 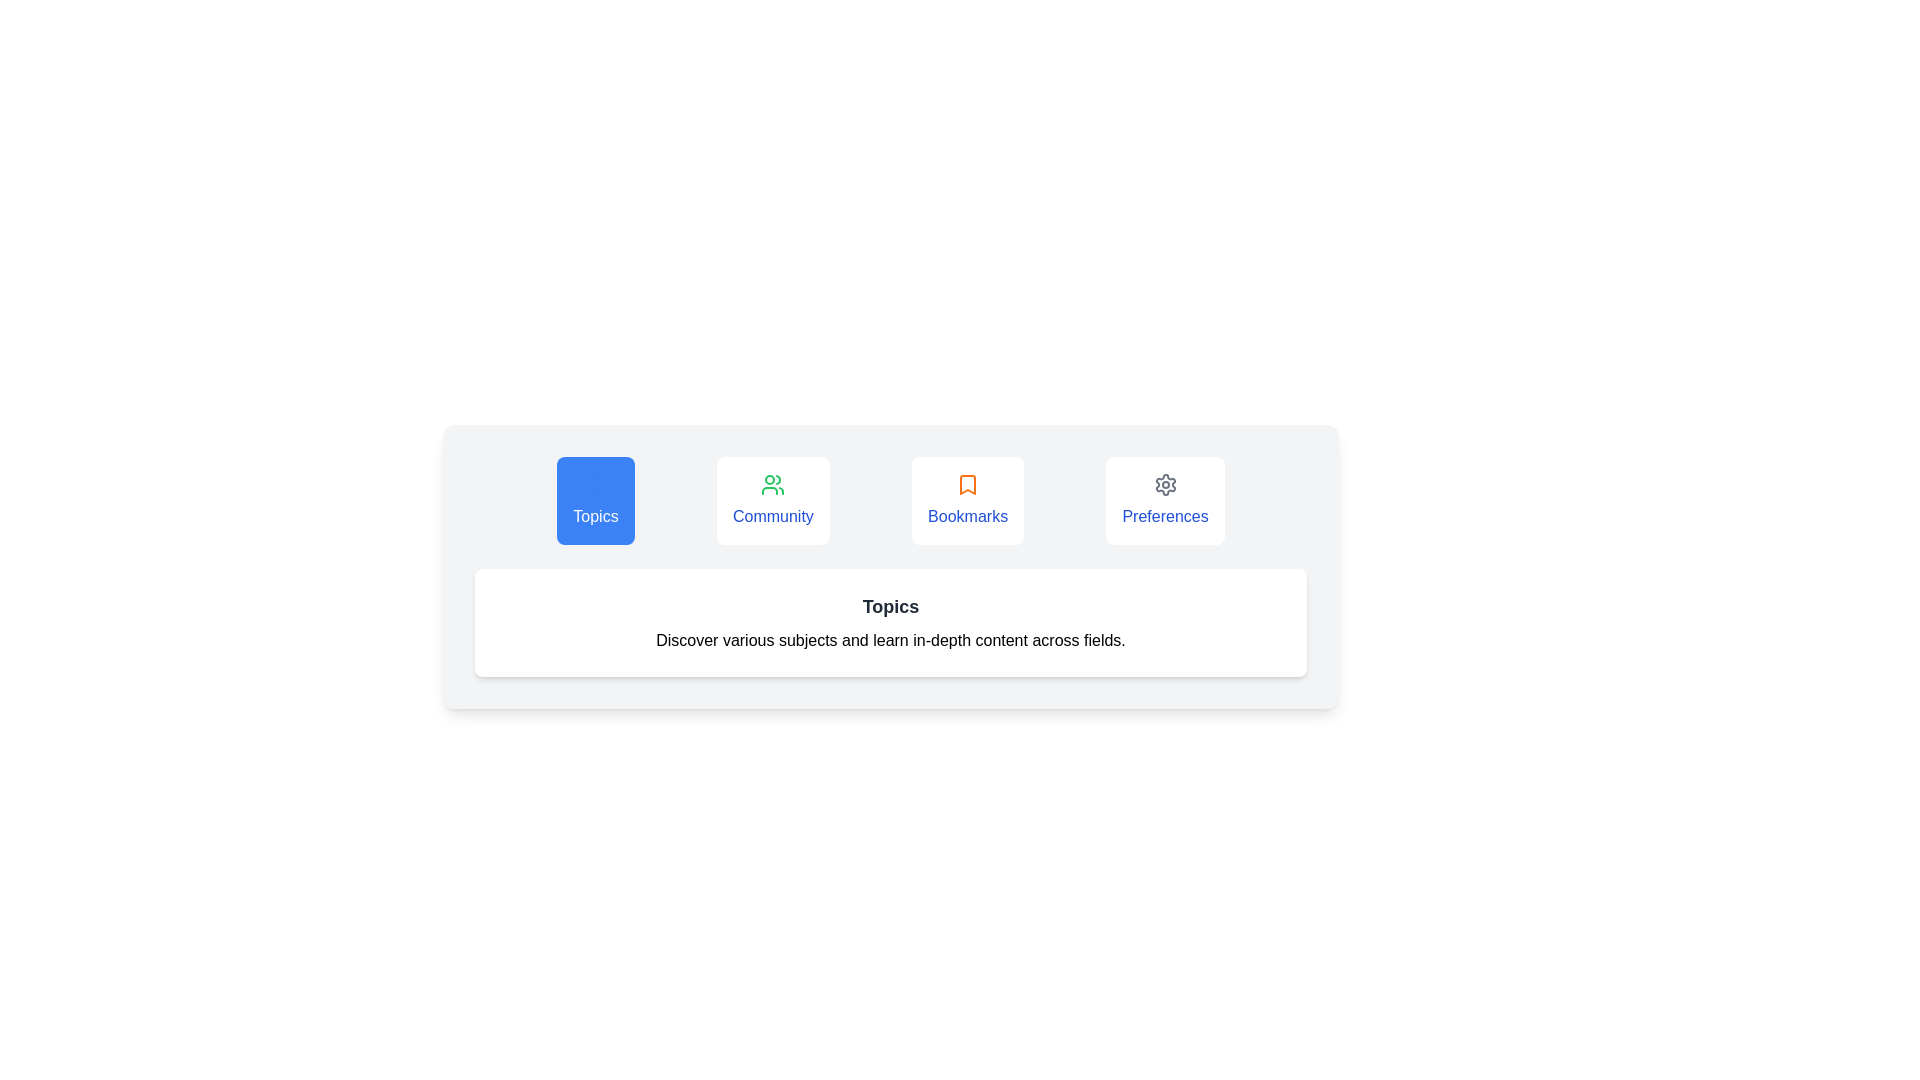 What do you see at coordinates (1165, 500) in the screenshot?
I see `the Preferences tab by clicking on its button` at bounding box center [1165, 500].